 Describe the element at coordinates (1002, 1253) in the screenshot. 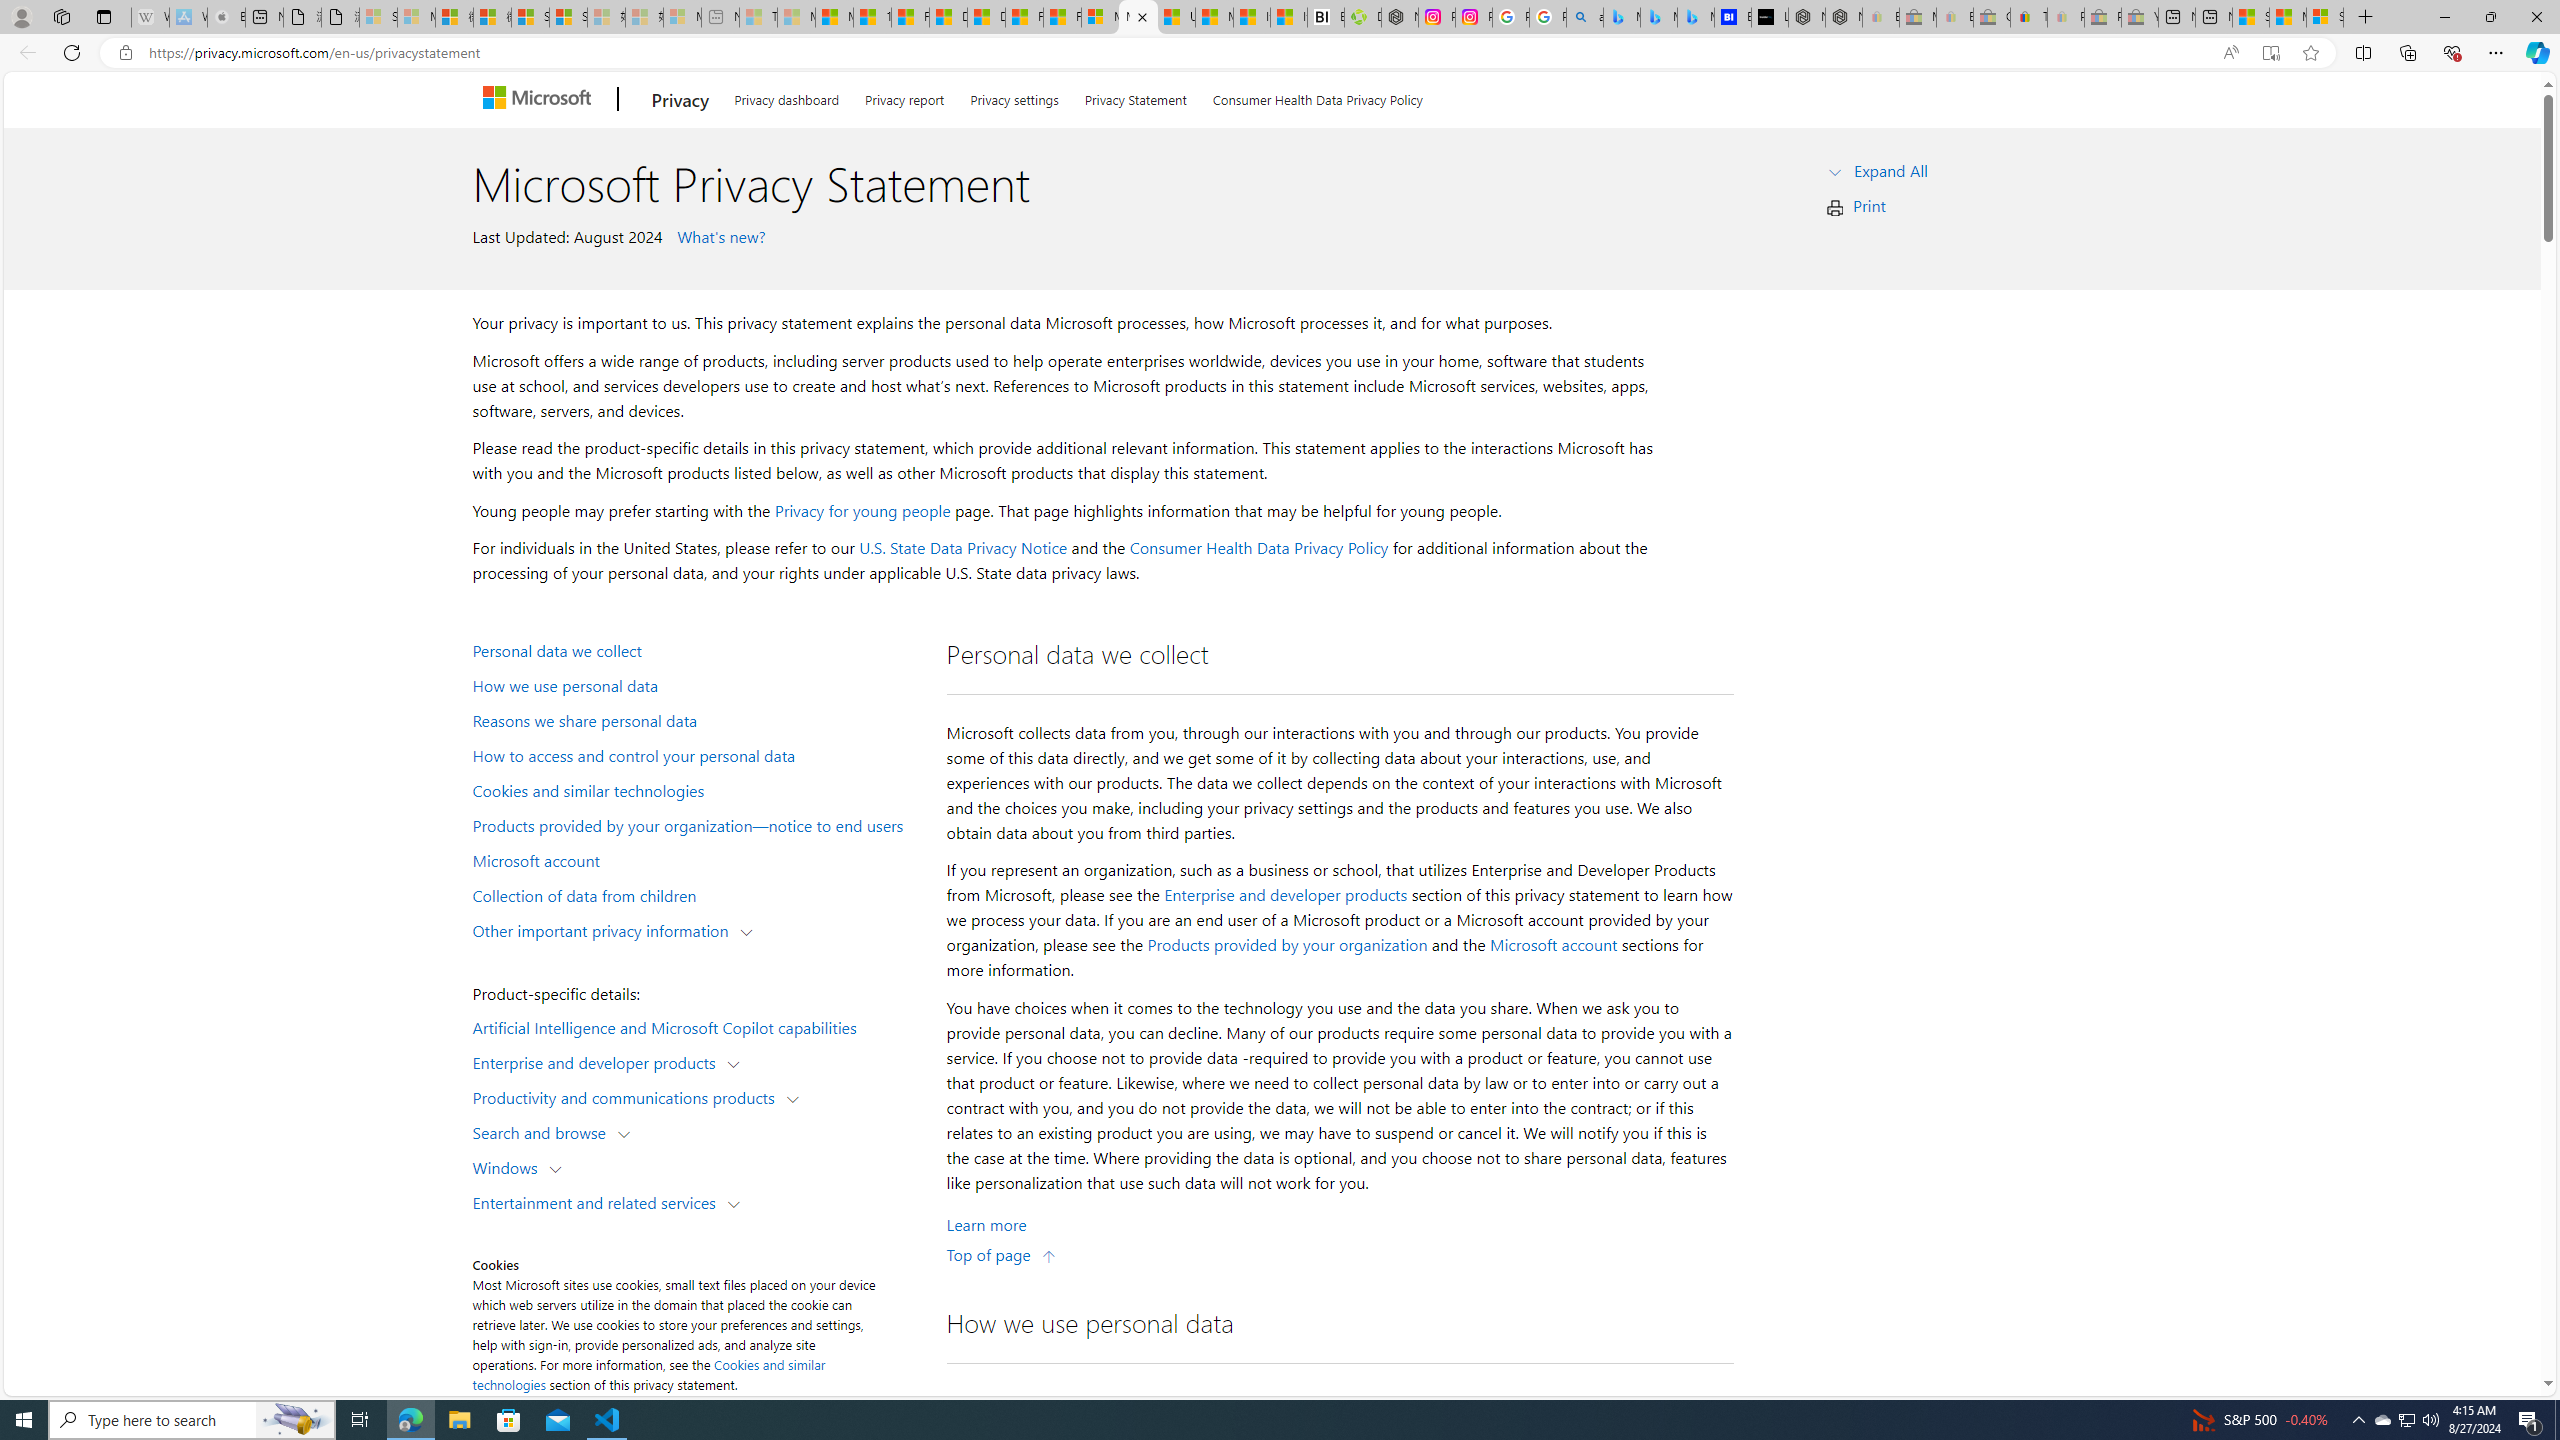

I see `'Top of page'` at that location.